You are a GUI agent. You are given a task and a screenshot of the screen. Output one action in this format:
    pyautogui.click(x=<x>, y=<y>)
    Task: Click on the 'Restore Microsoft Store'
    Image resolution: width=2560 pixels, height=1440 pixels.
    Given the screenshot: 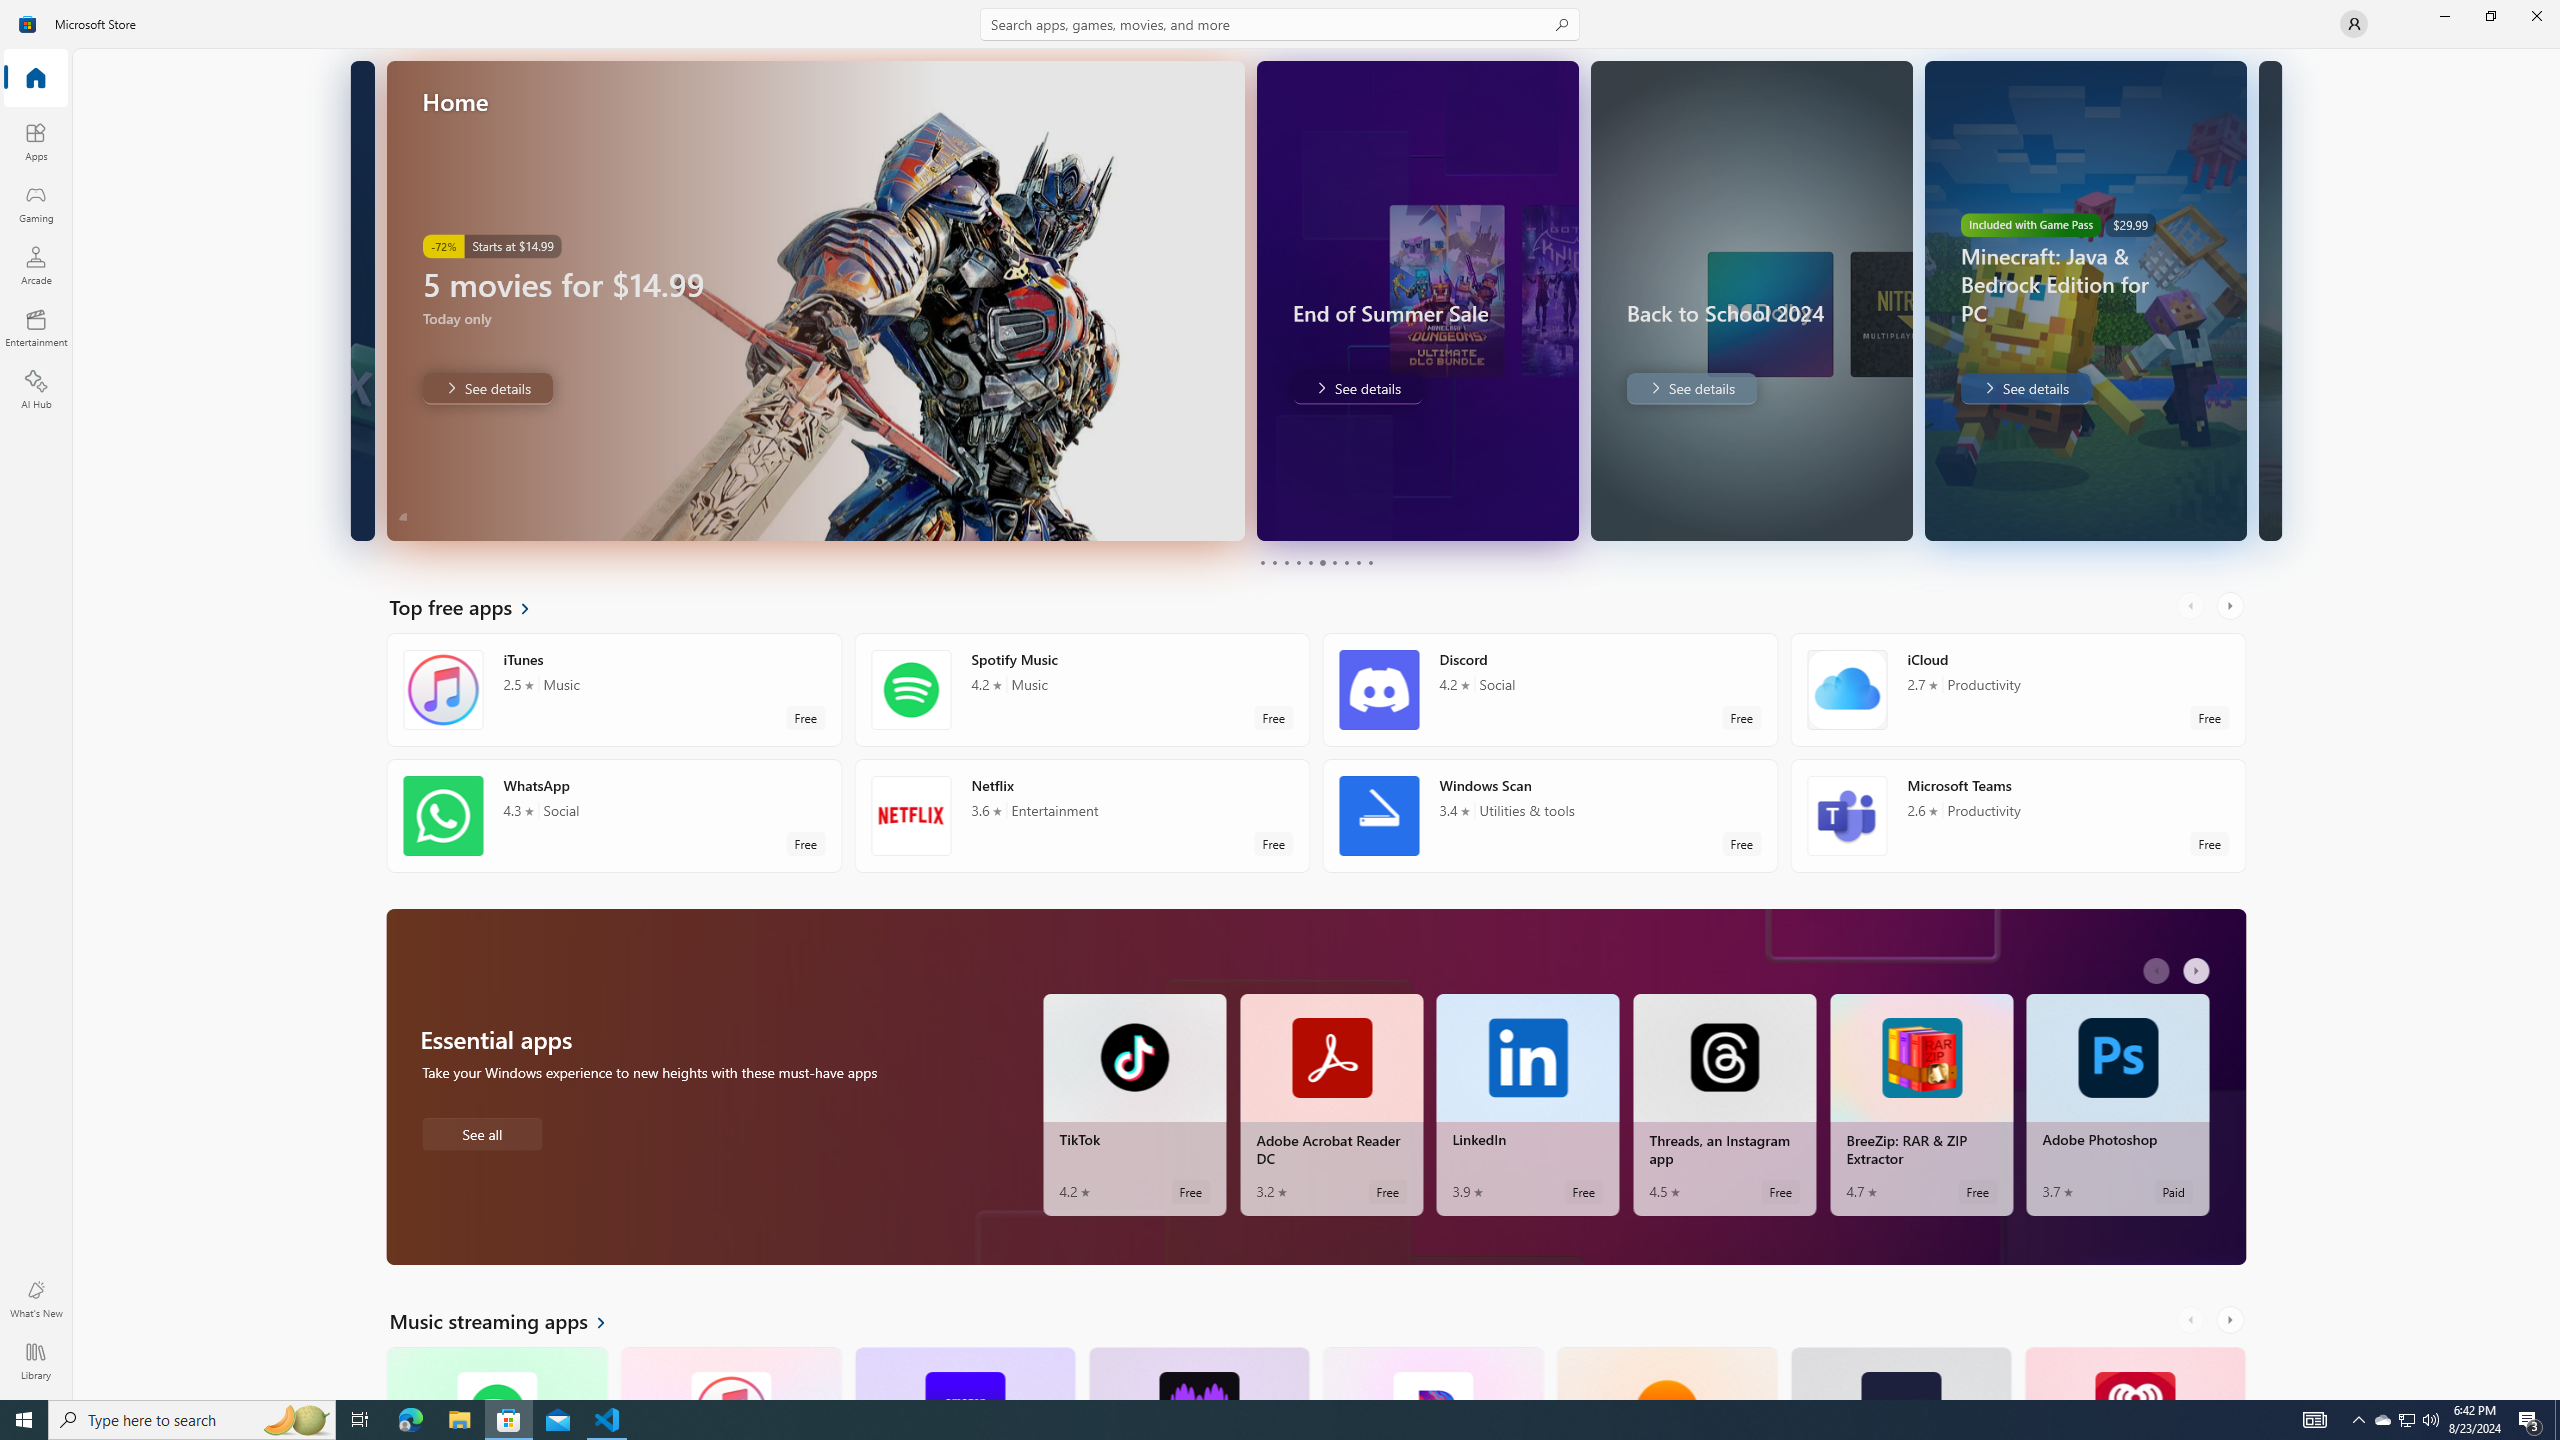 What is the action you would take?
    pyautogui.click(x=2490, y=15)
    